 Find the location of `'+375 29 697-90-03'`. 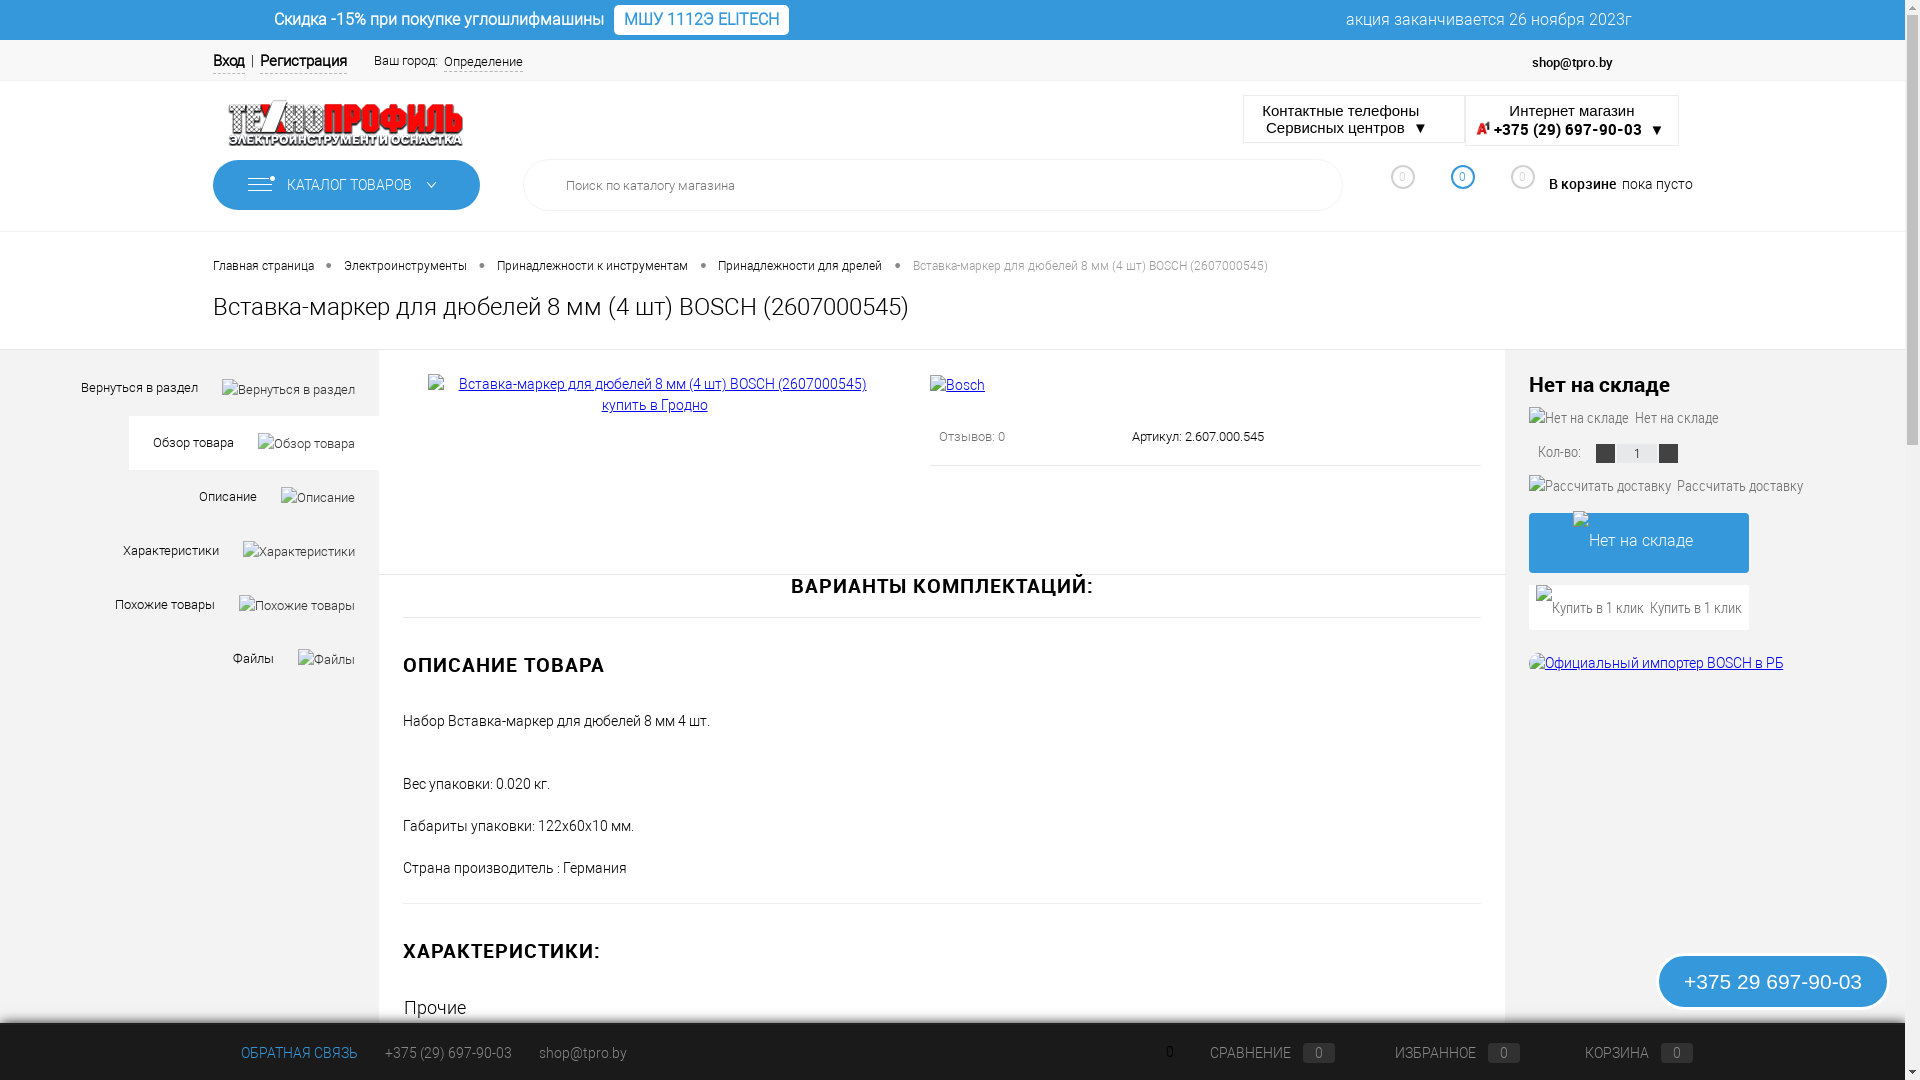

'+375 29 697-90-03' is located at coordinates (1772, 980).